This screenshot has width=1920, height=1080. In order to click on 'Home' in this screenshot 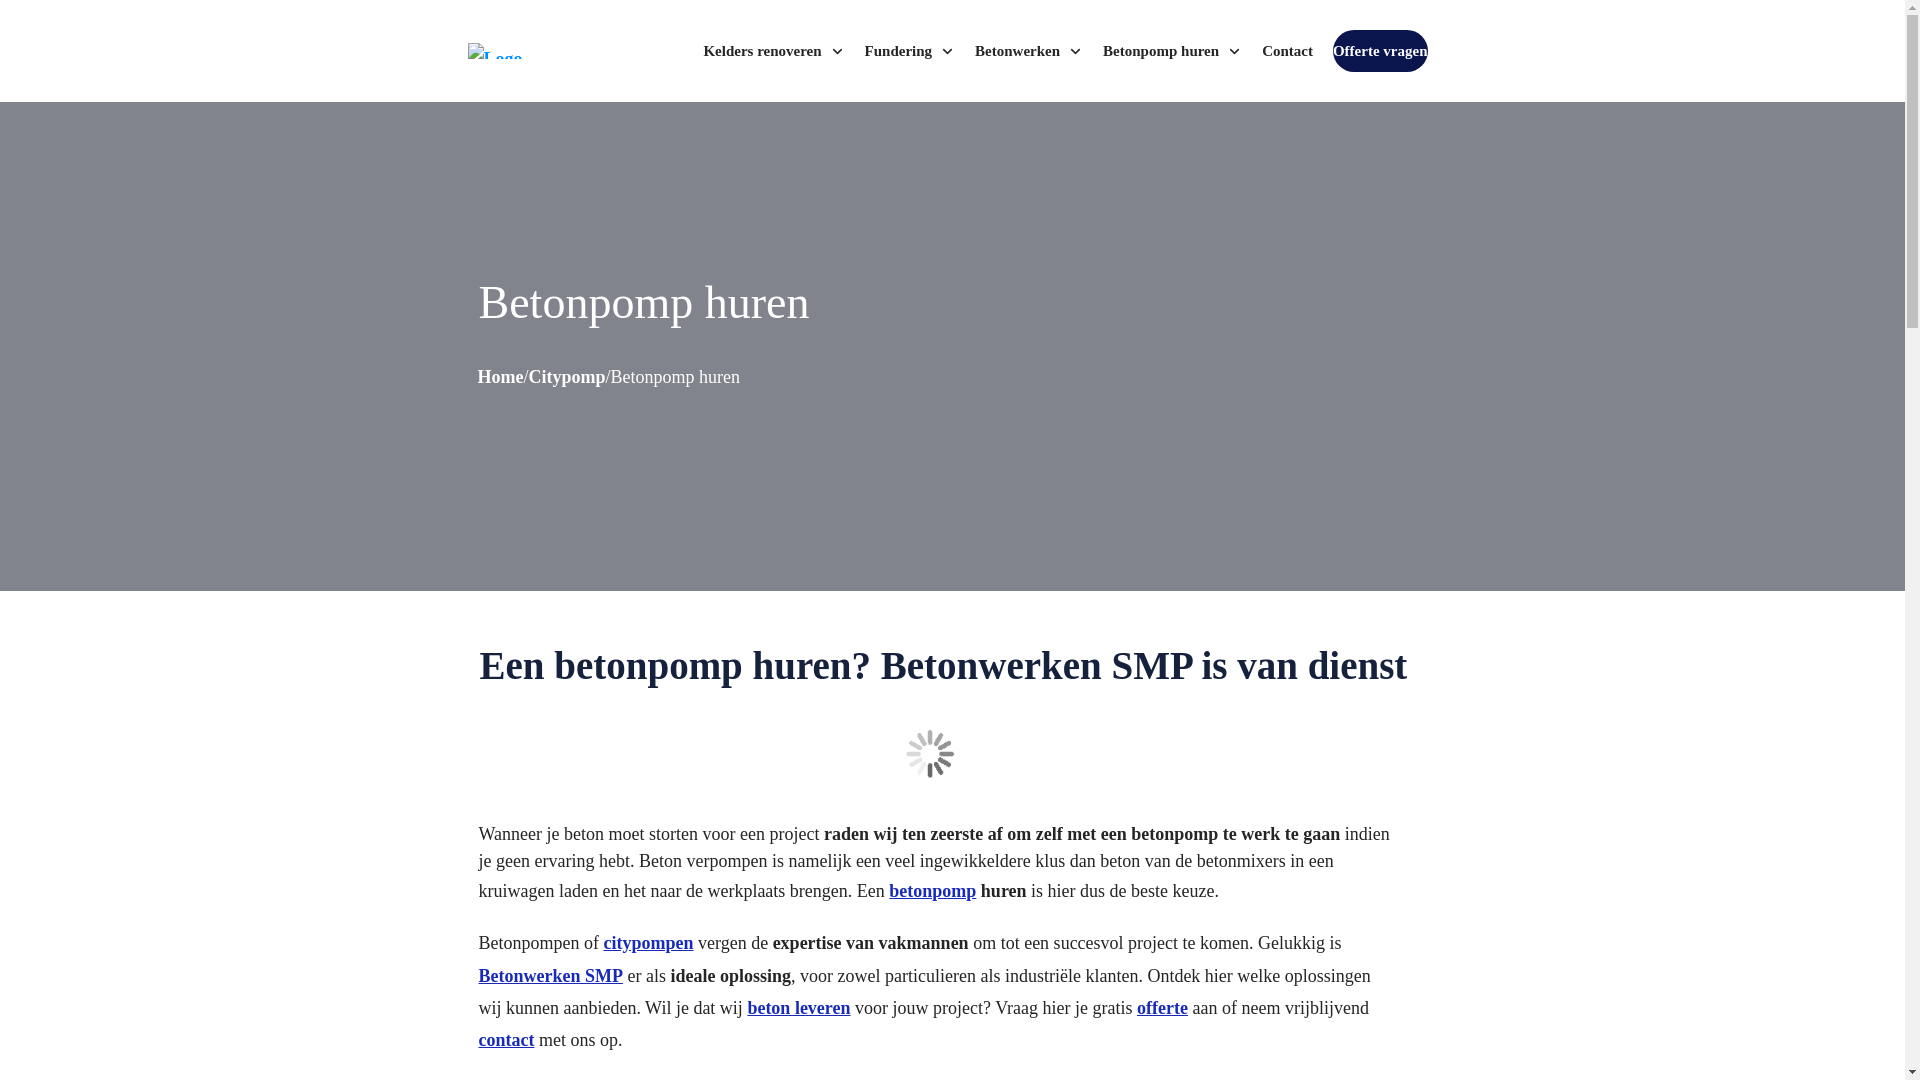, I will do `click(500, 377)`.